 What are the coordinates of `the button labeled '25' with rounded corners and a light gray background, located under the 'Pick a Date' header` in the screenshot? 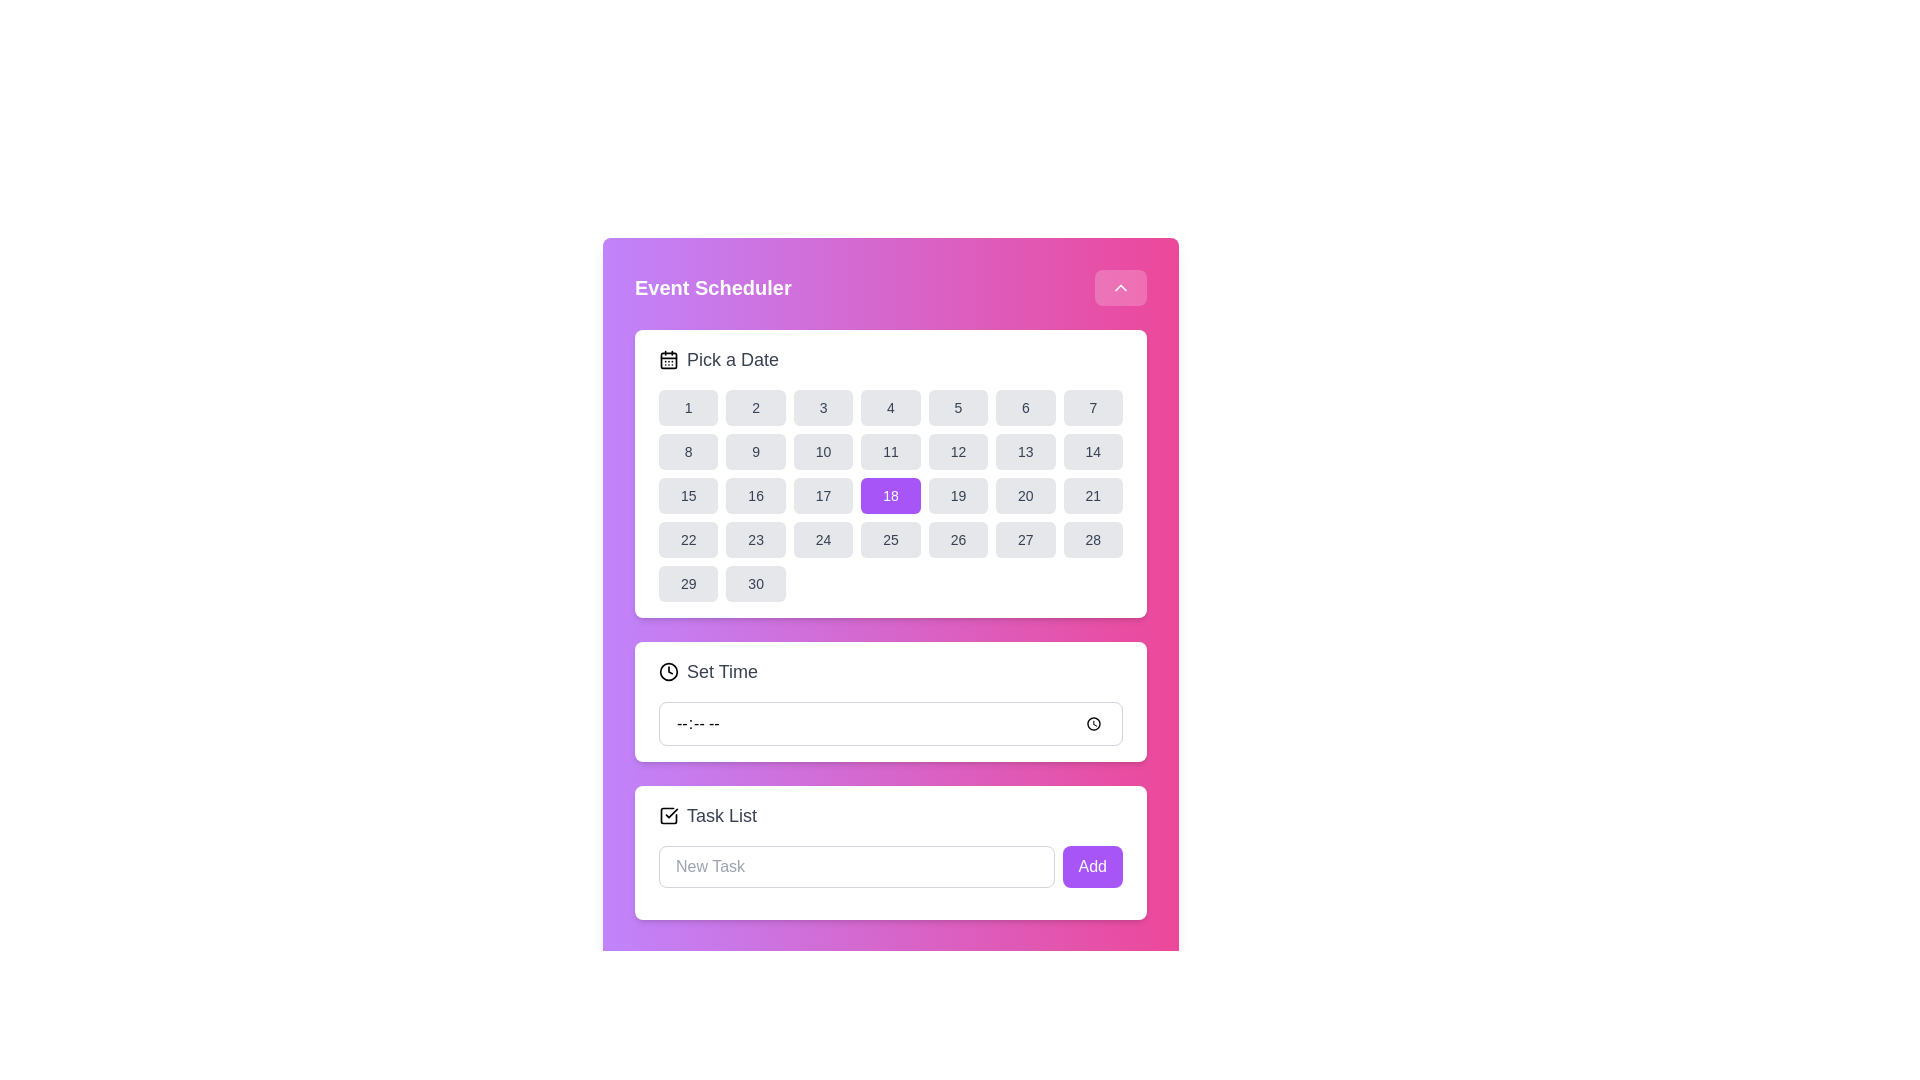 It's located at (890, 540).